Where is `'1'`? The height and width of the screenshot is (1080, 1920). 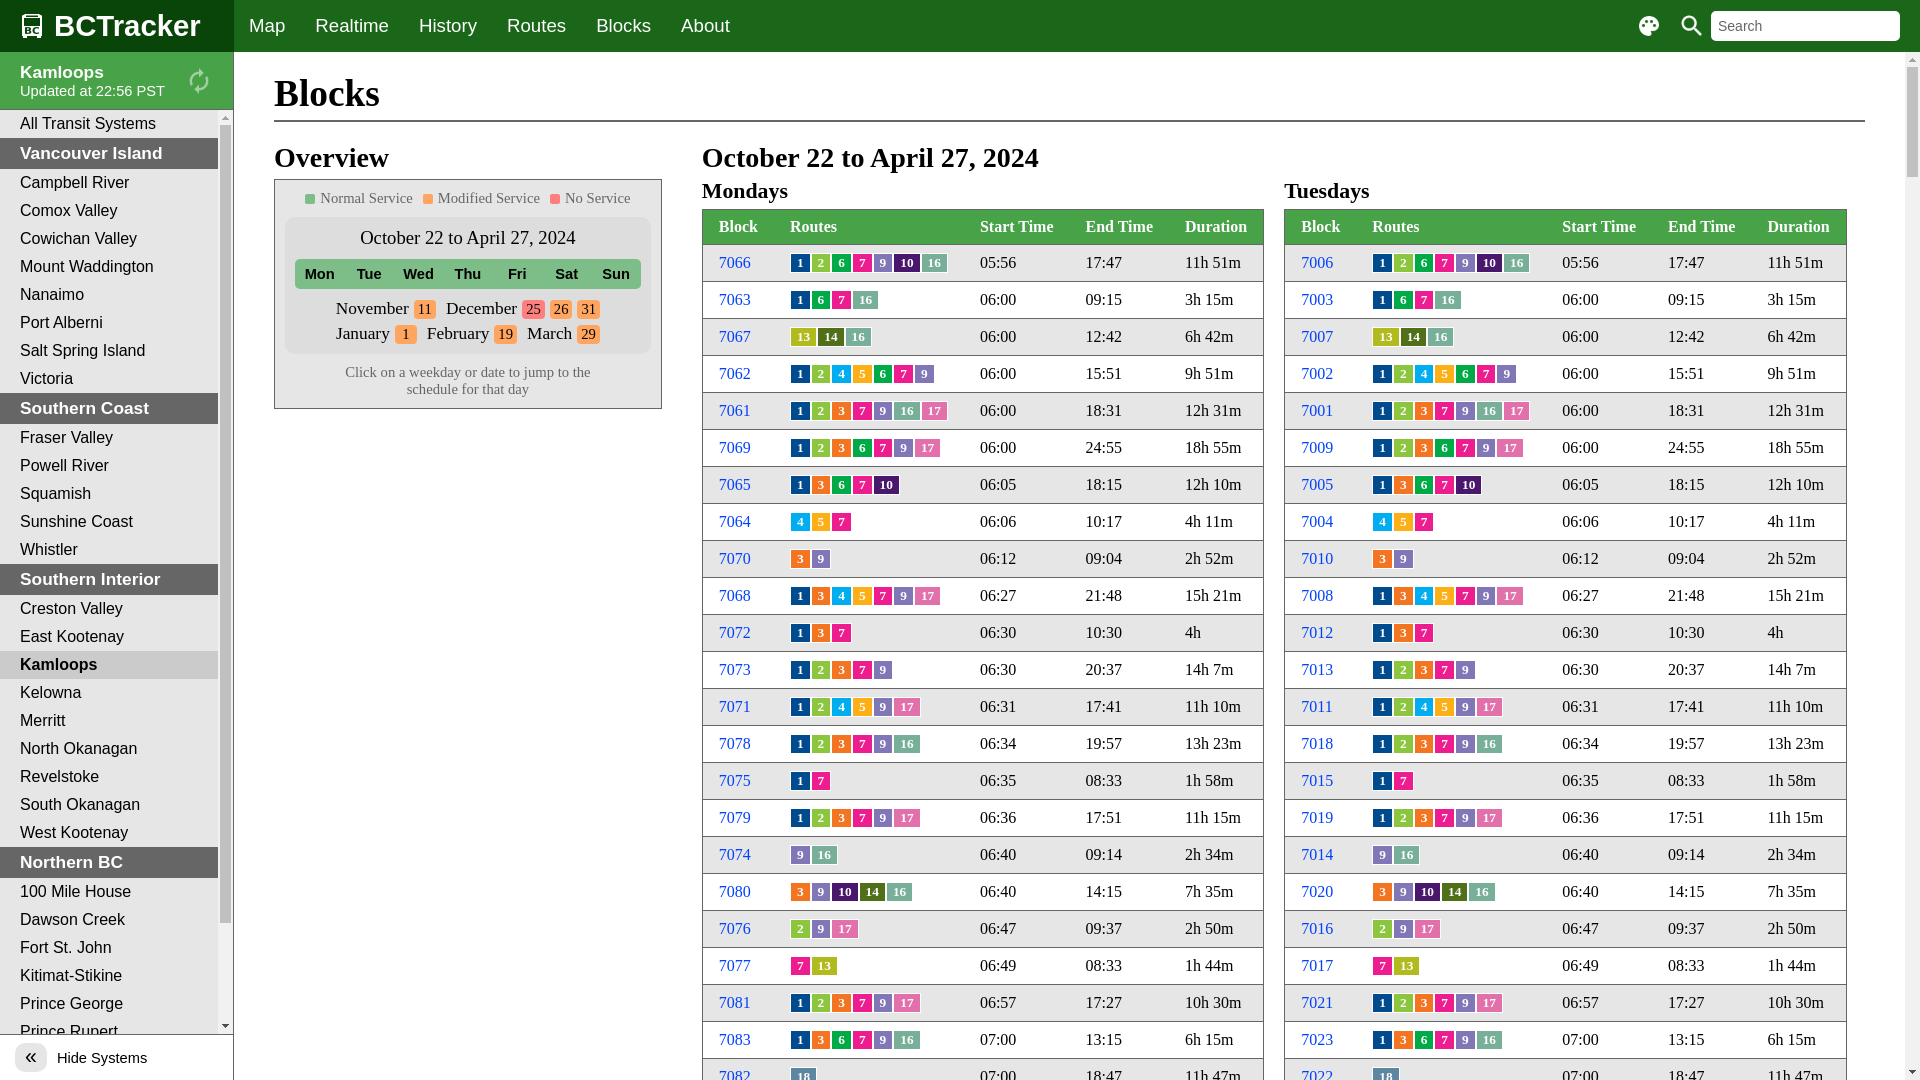
'1' is located at coordinates (1381, 670).